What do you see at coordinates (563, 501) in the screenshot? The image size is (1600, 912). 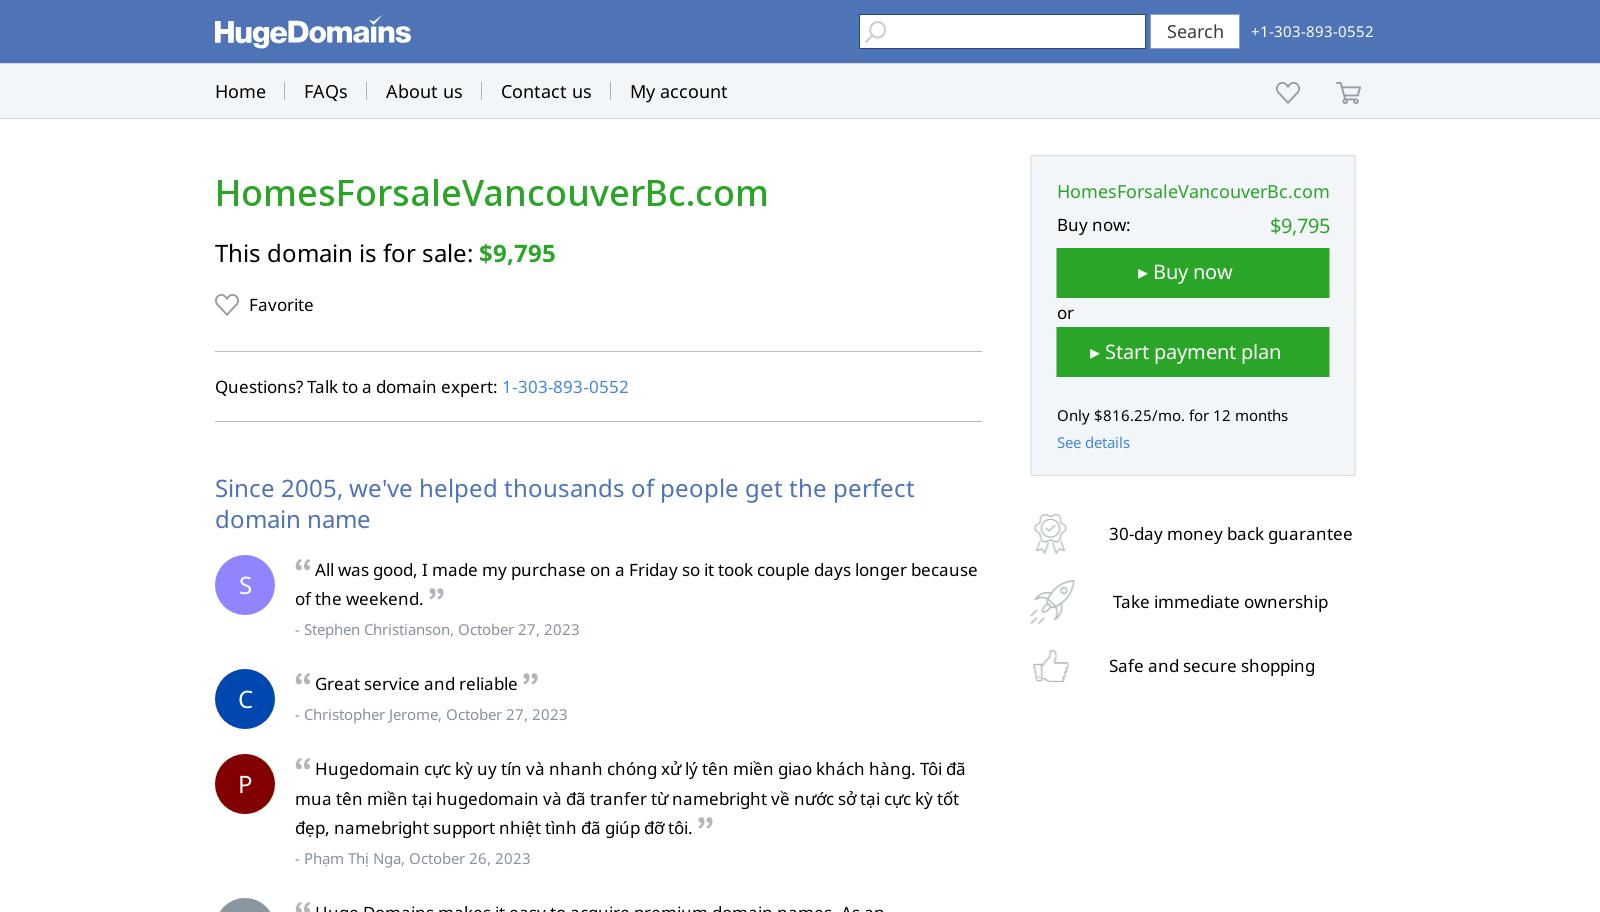 I see `'Since 2005, we've helped thousands of people get the perfect domain name'` at bounding box center [563, 501].